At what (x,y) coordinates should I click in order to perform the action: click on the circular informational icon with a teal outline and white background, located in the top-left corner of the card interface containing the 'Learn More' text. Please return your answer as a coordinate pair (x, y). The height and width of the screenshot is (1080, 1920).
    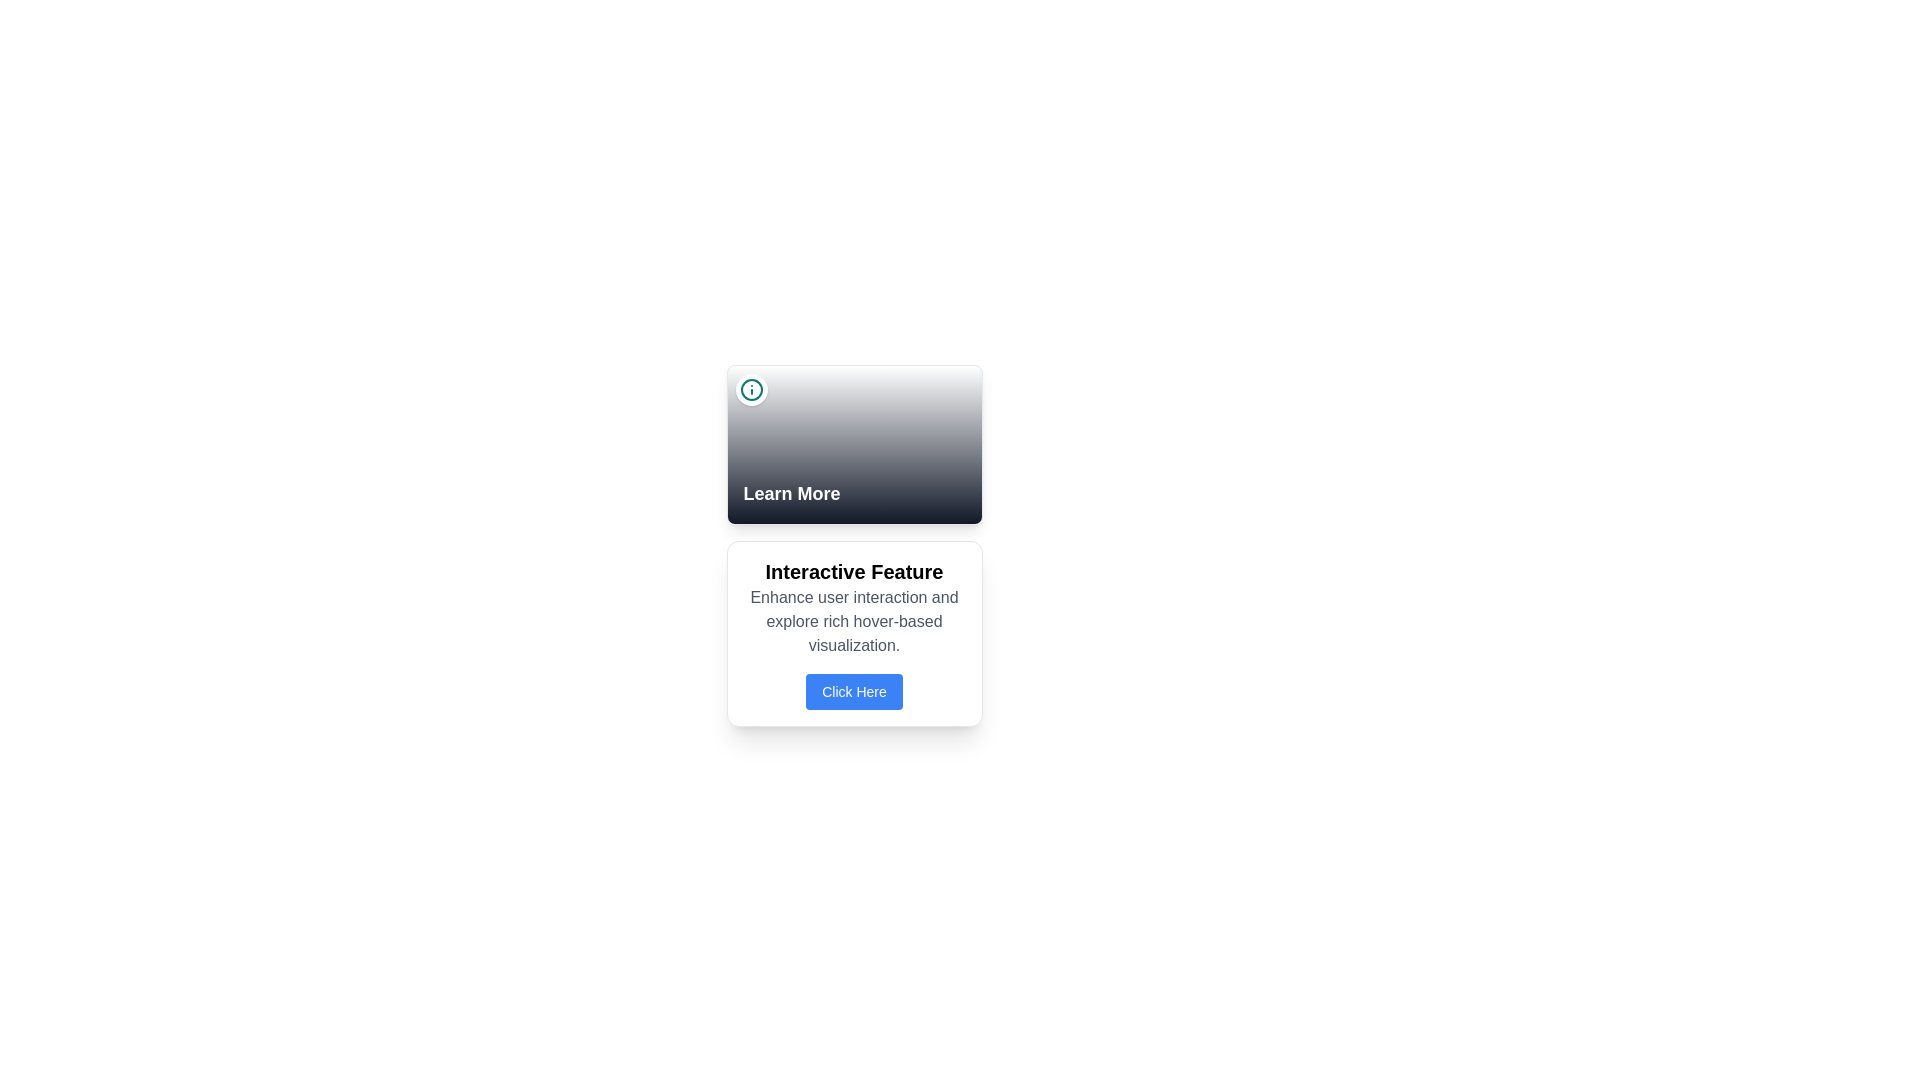
    Looking at the image, I should click on (750, 389).